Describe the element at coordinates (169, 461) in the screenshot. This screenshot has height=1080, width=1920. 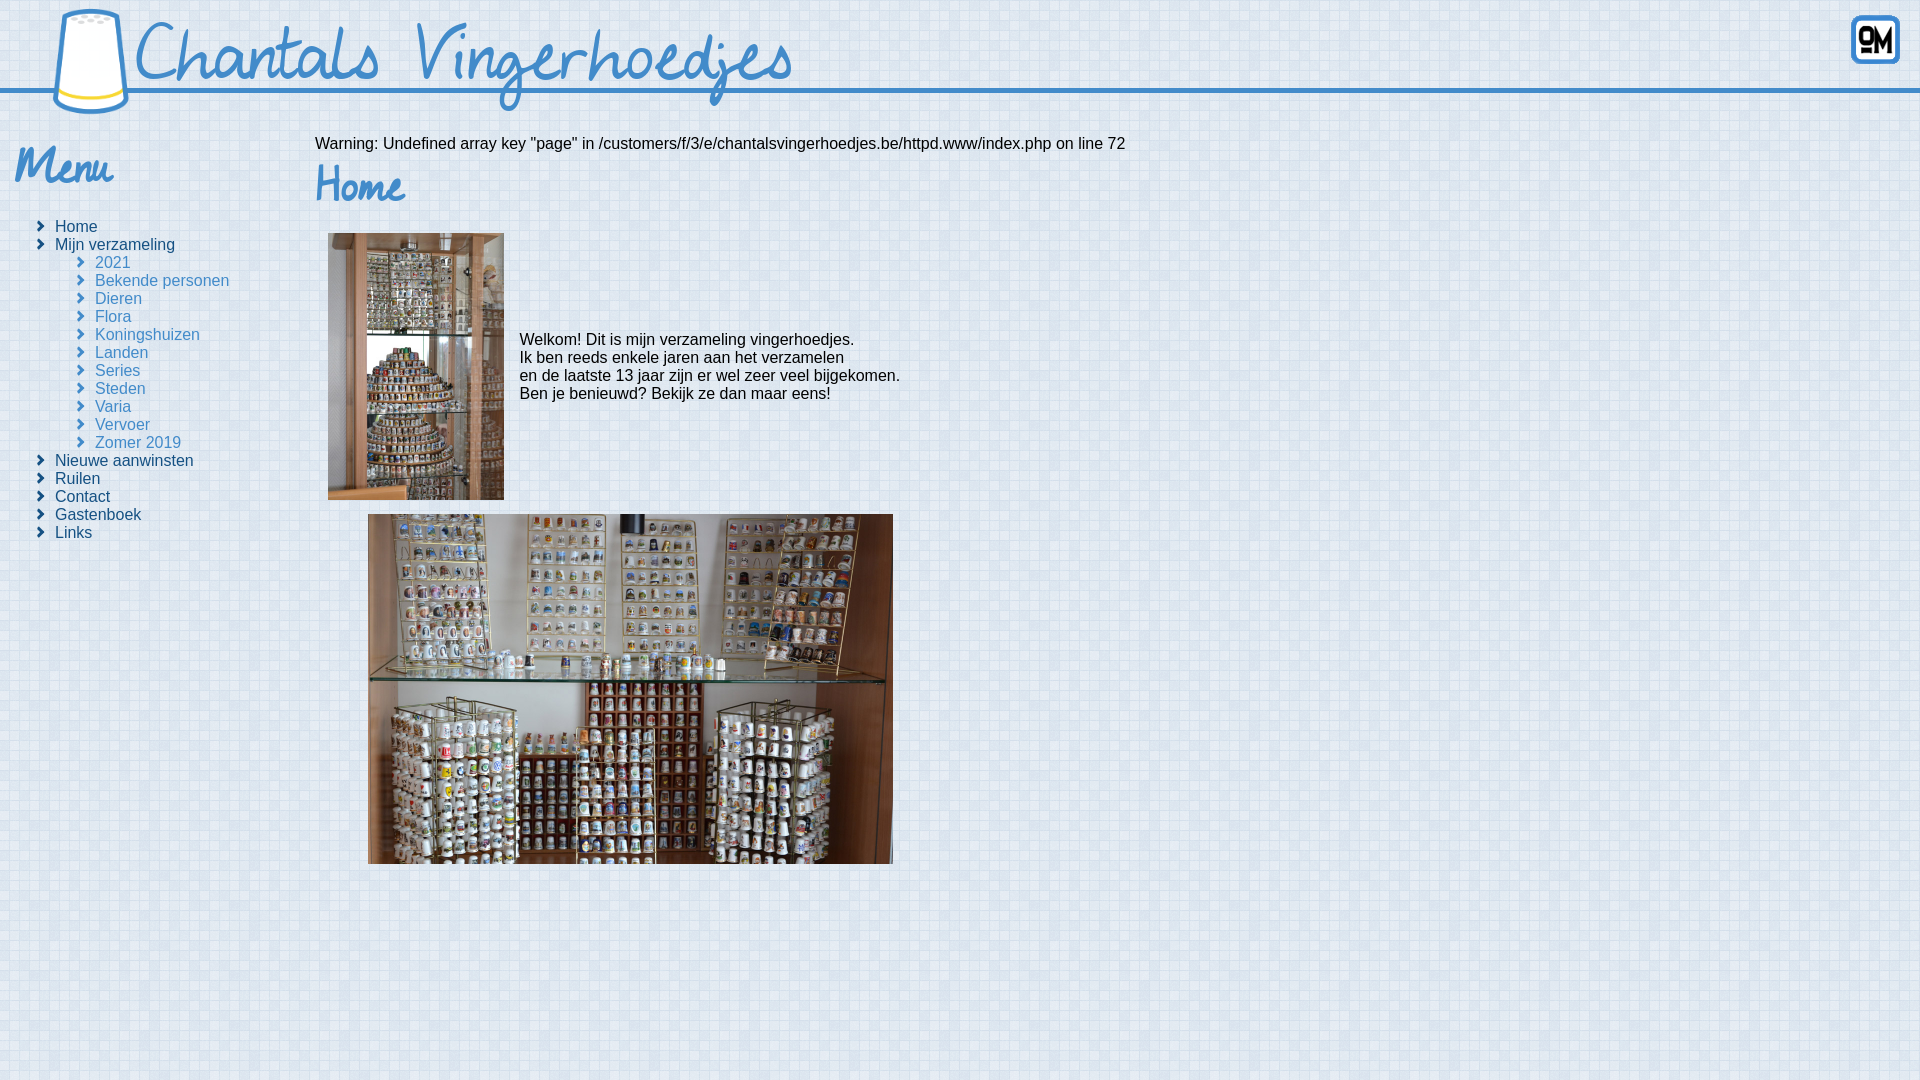
I see `'Nieuwe aanwinsten'` at that location.